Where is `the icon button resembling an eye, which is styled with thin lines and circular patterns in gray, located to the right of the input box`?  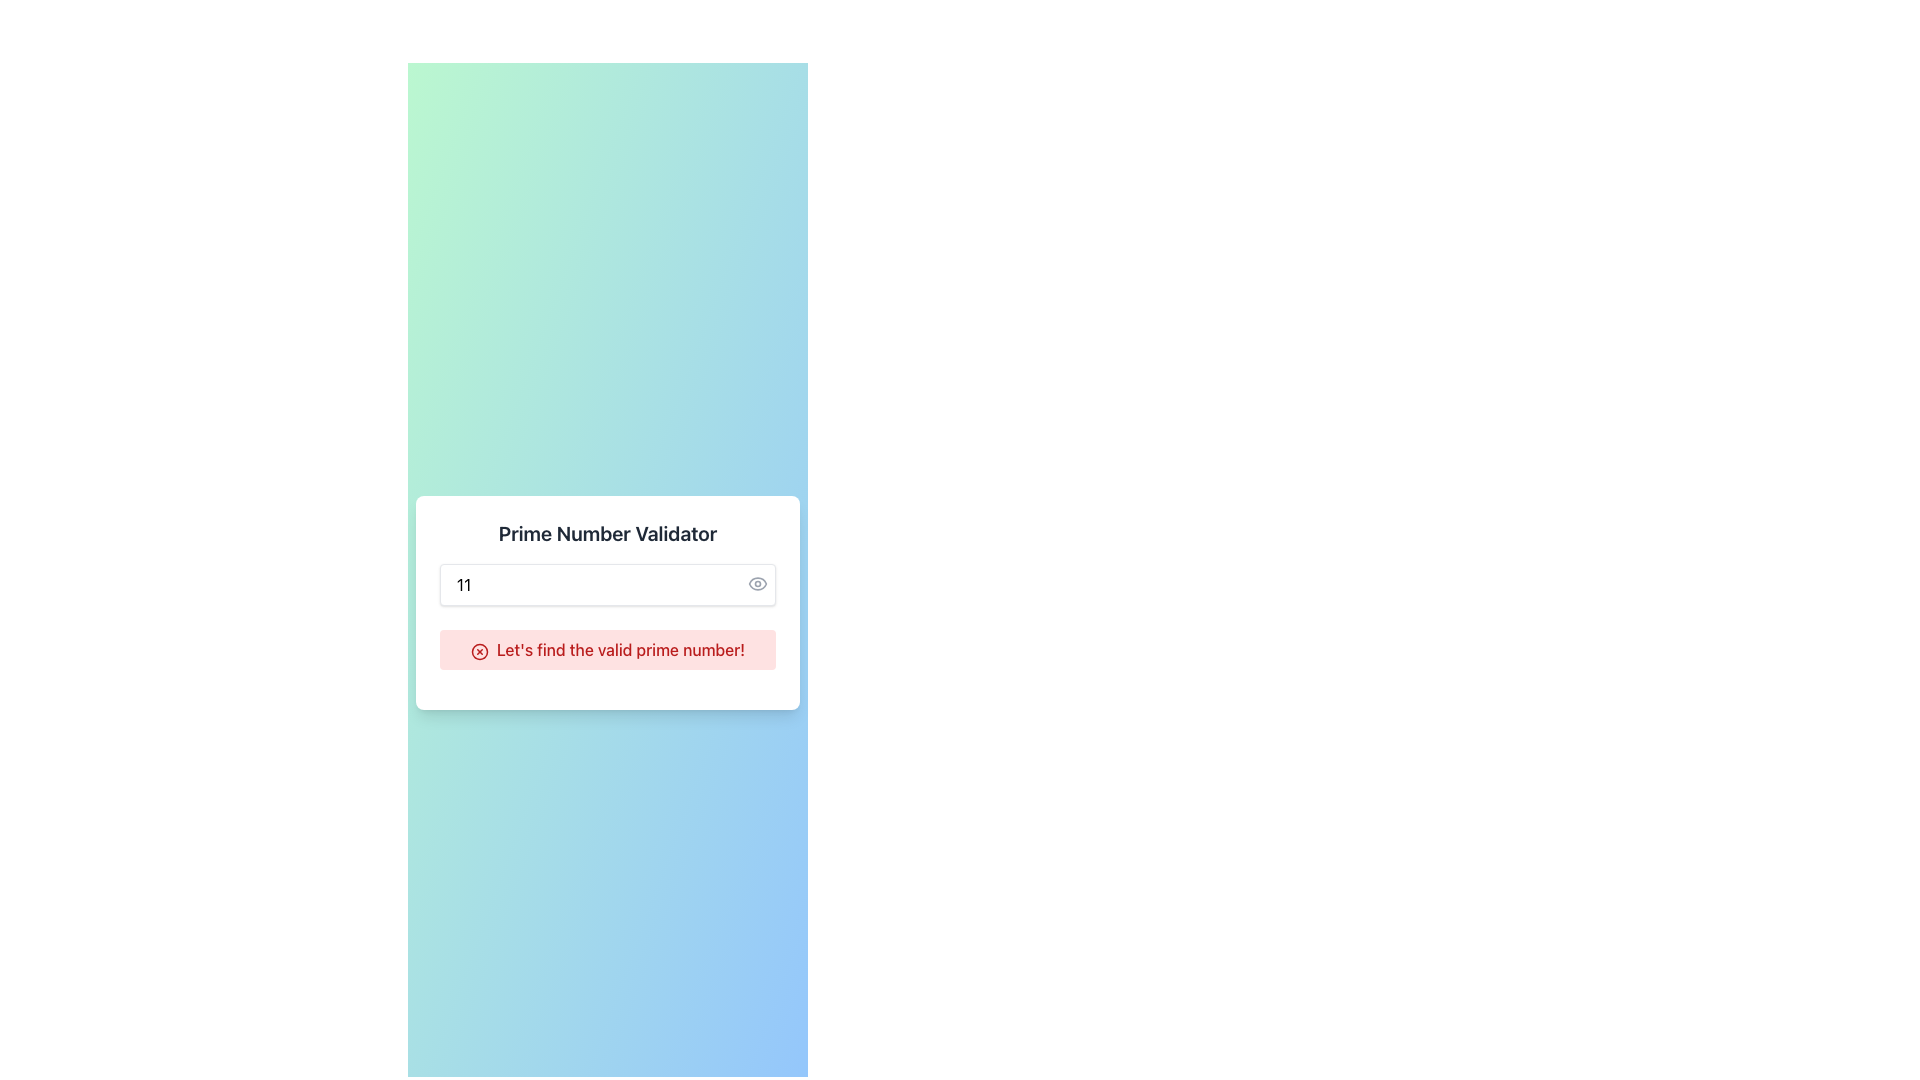
the icon button resembling an eye, which is styled with thin lines and circular patterns in gray, located to the right of the input box is located at coordinates (757, 583).